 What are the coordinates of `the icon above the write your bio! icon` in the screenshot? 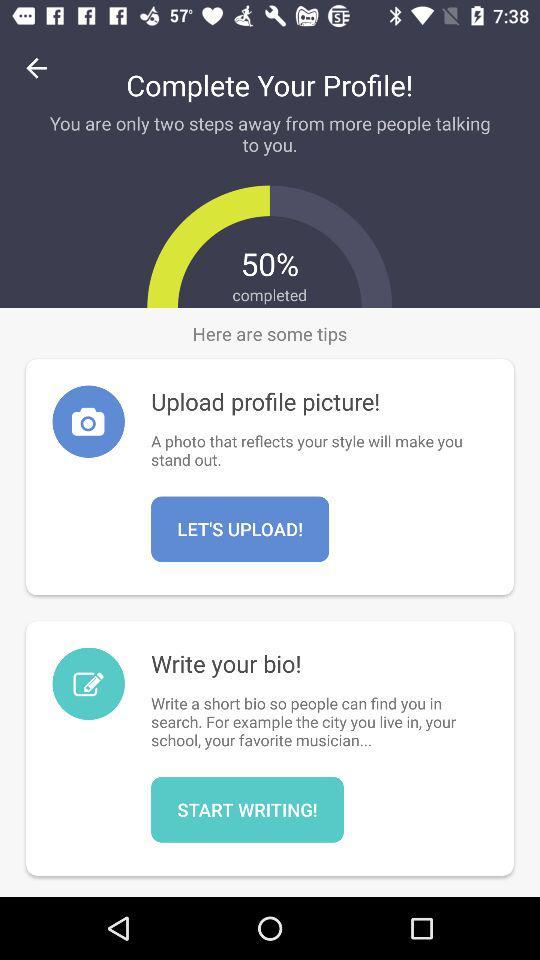 It's located at (240, 528).